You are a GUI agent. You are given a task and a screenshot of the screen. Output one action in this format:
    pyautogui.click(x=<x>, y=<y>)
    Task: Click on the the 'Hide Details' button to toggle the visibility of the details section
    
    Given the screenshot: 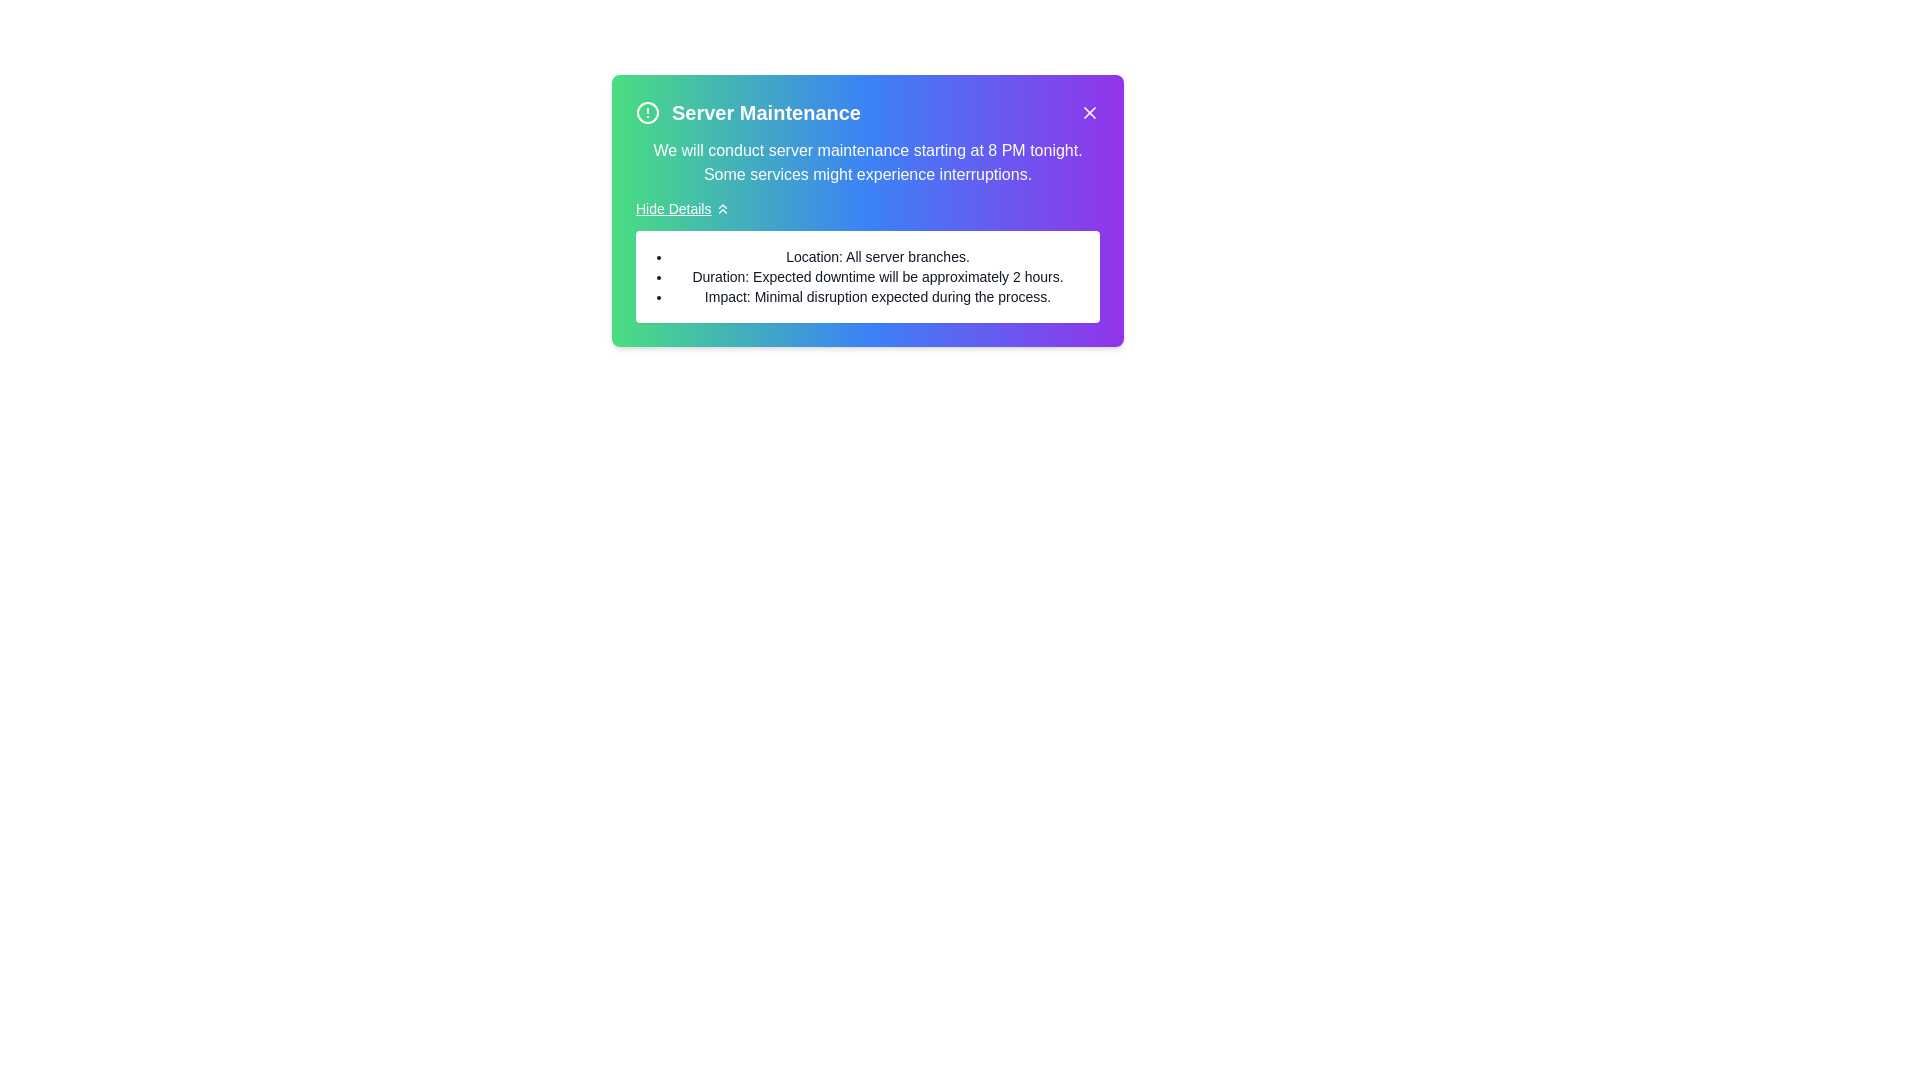 What is the action you would take?
    pyautogui.click(x=683, y=208)
    